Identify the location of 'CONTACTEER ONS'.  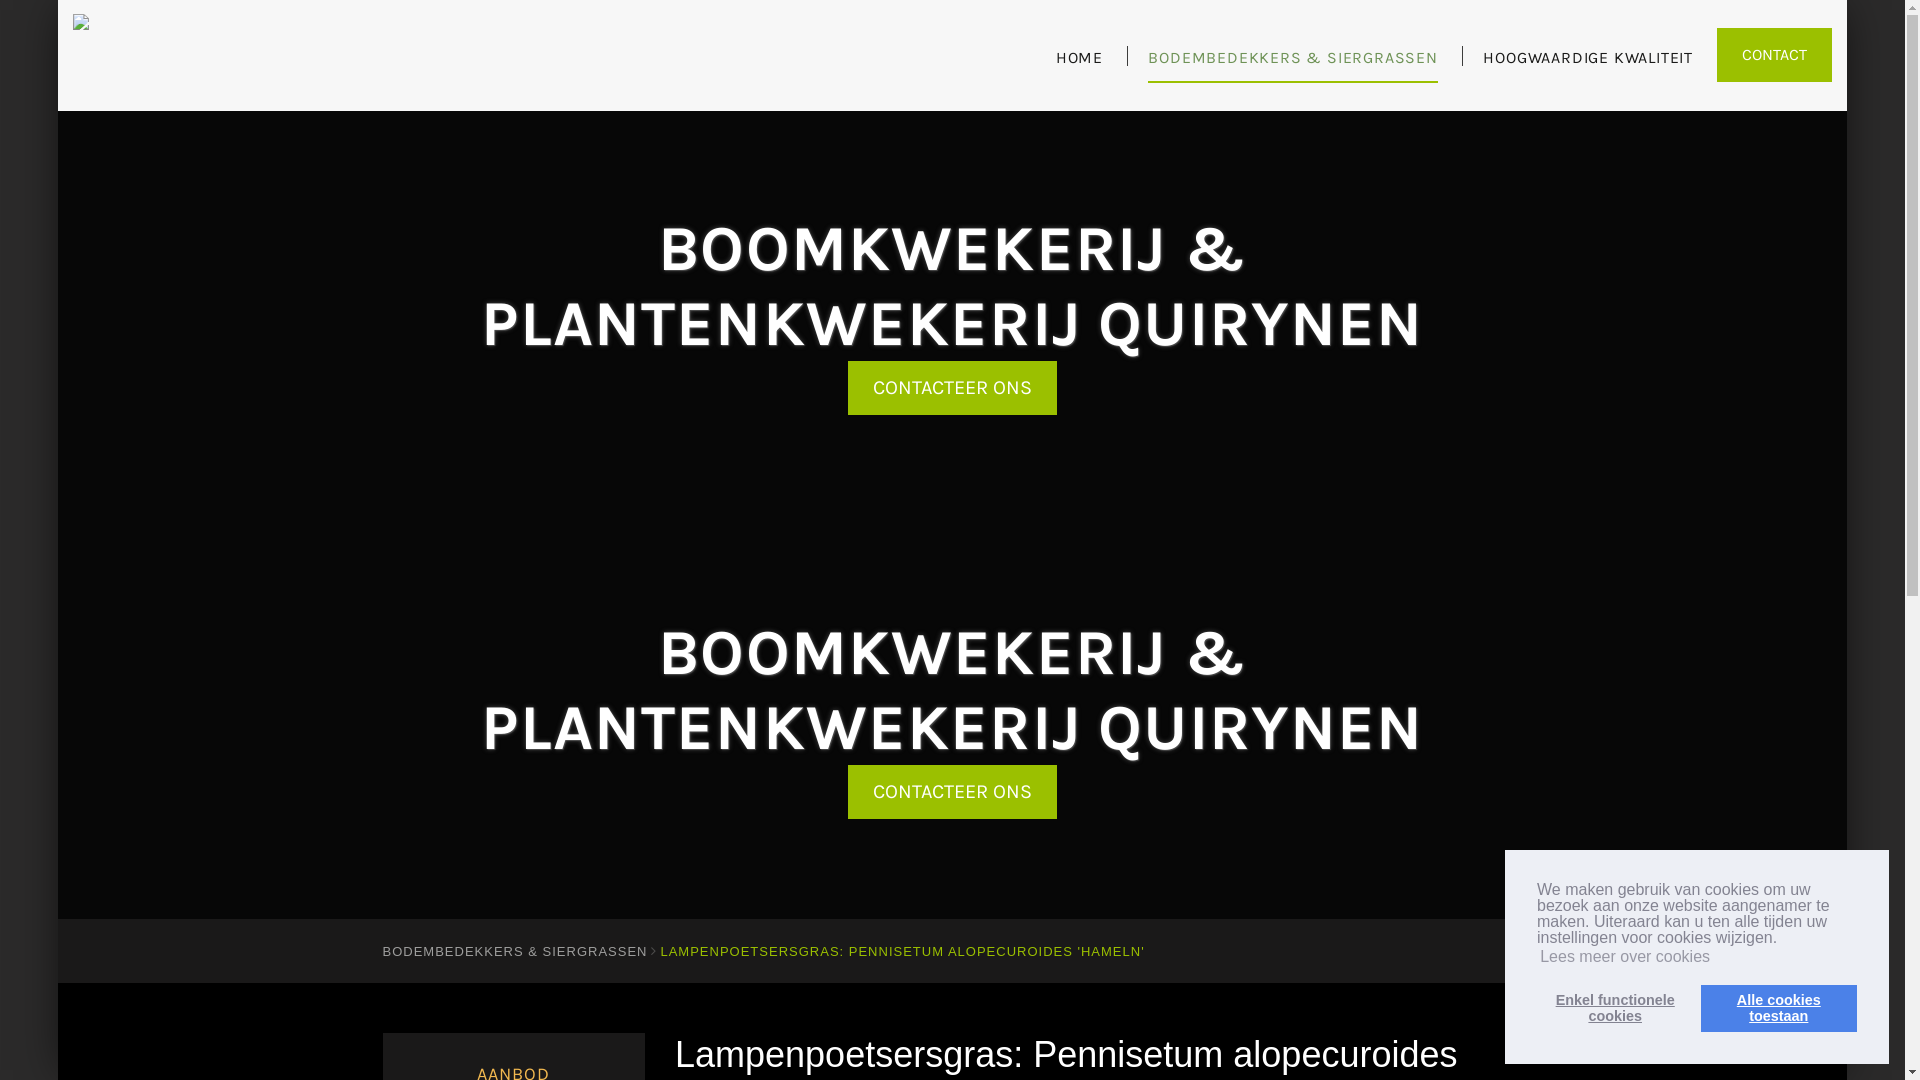
(951, 388).